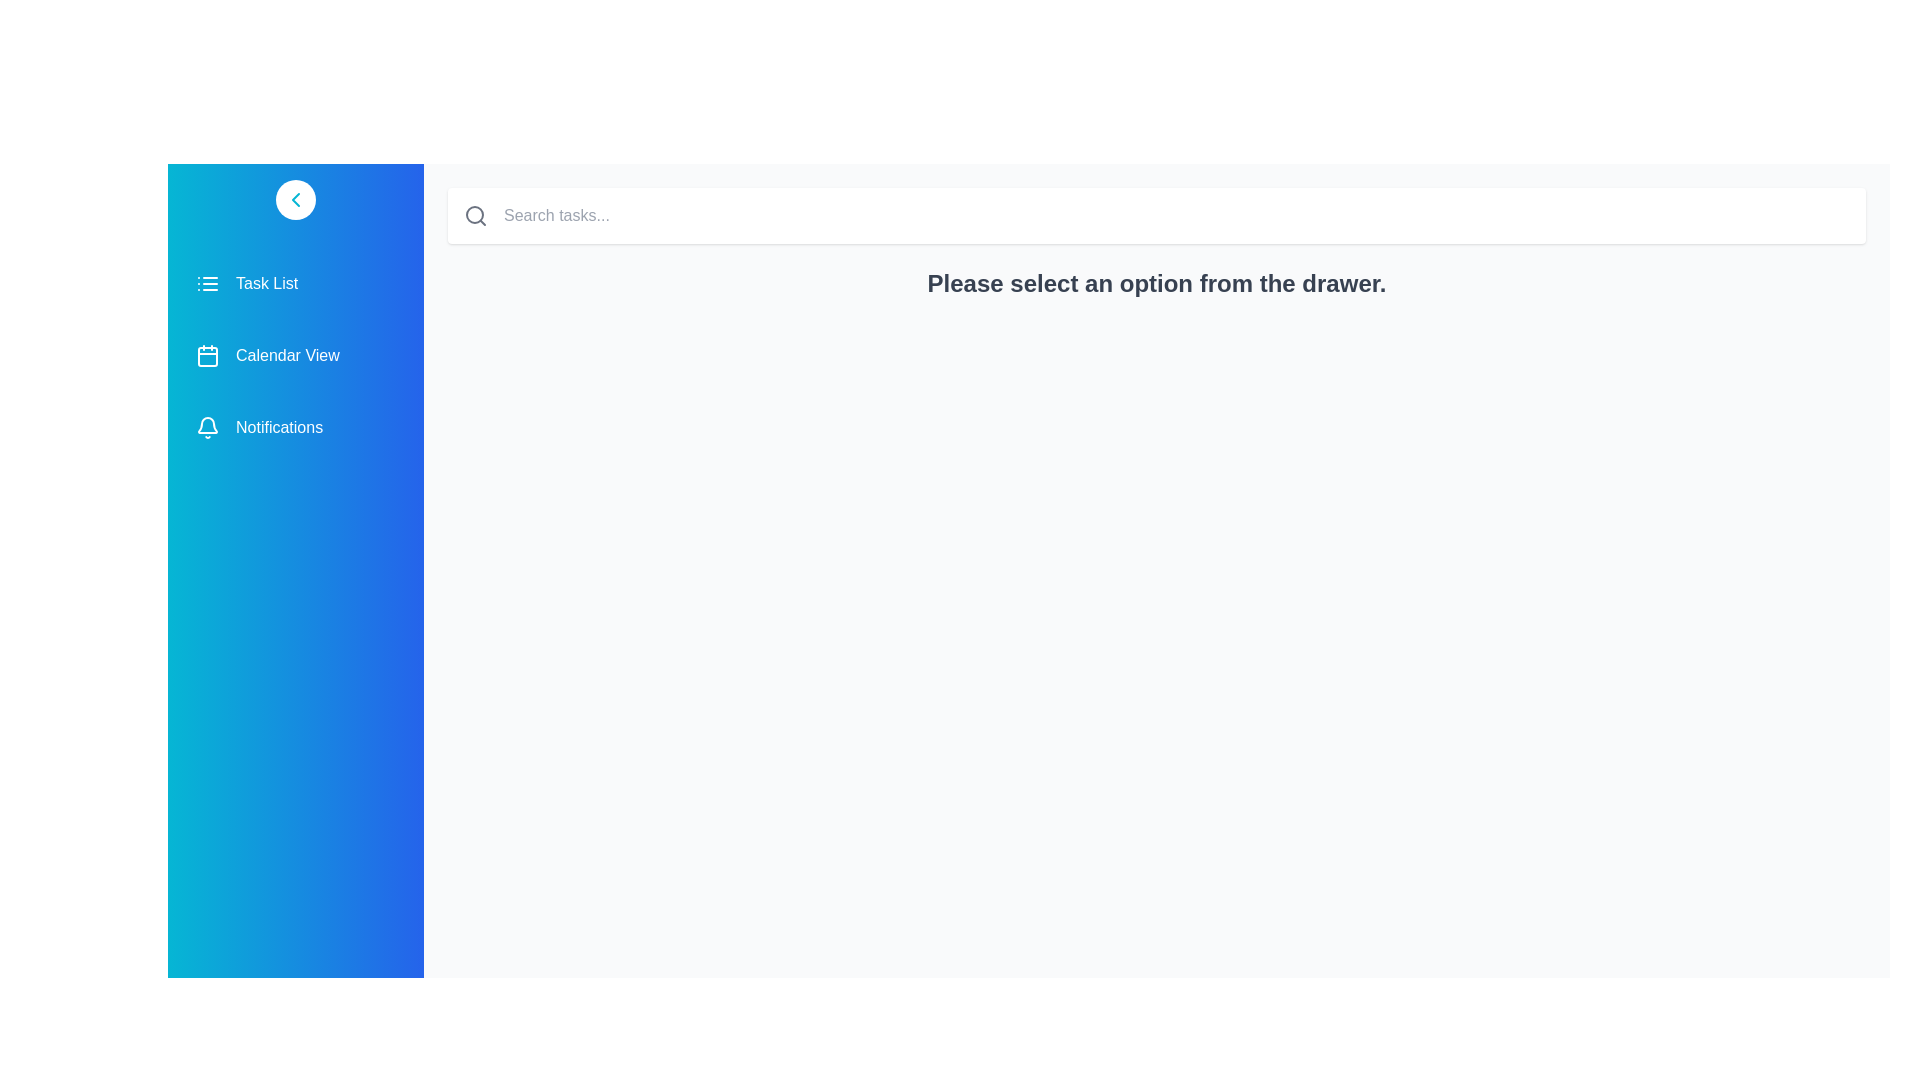 This screenshot has height=1080, width=1920. I want to click on button to toggle the drawer's state, so click(295, 200).